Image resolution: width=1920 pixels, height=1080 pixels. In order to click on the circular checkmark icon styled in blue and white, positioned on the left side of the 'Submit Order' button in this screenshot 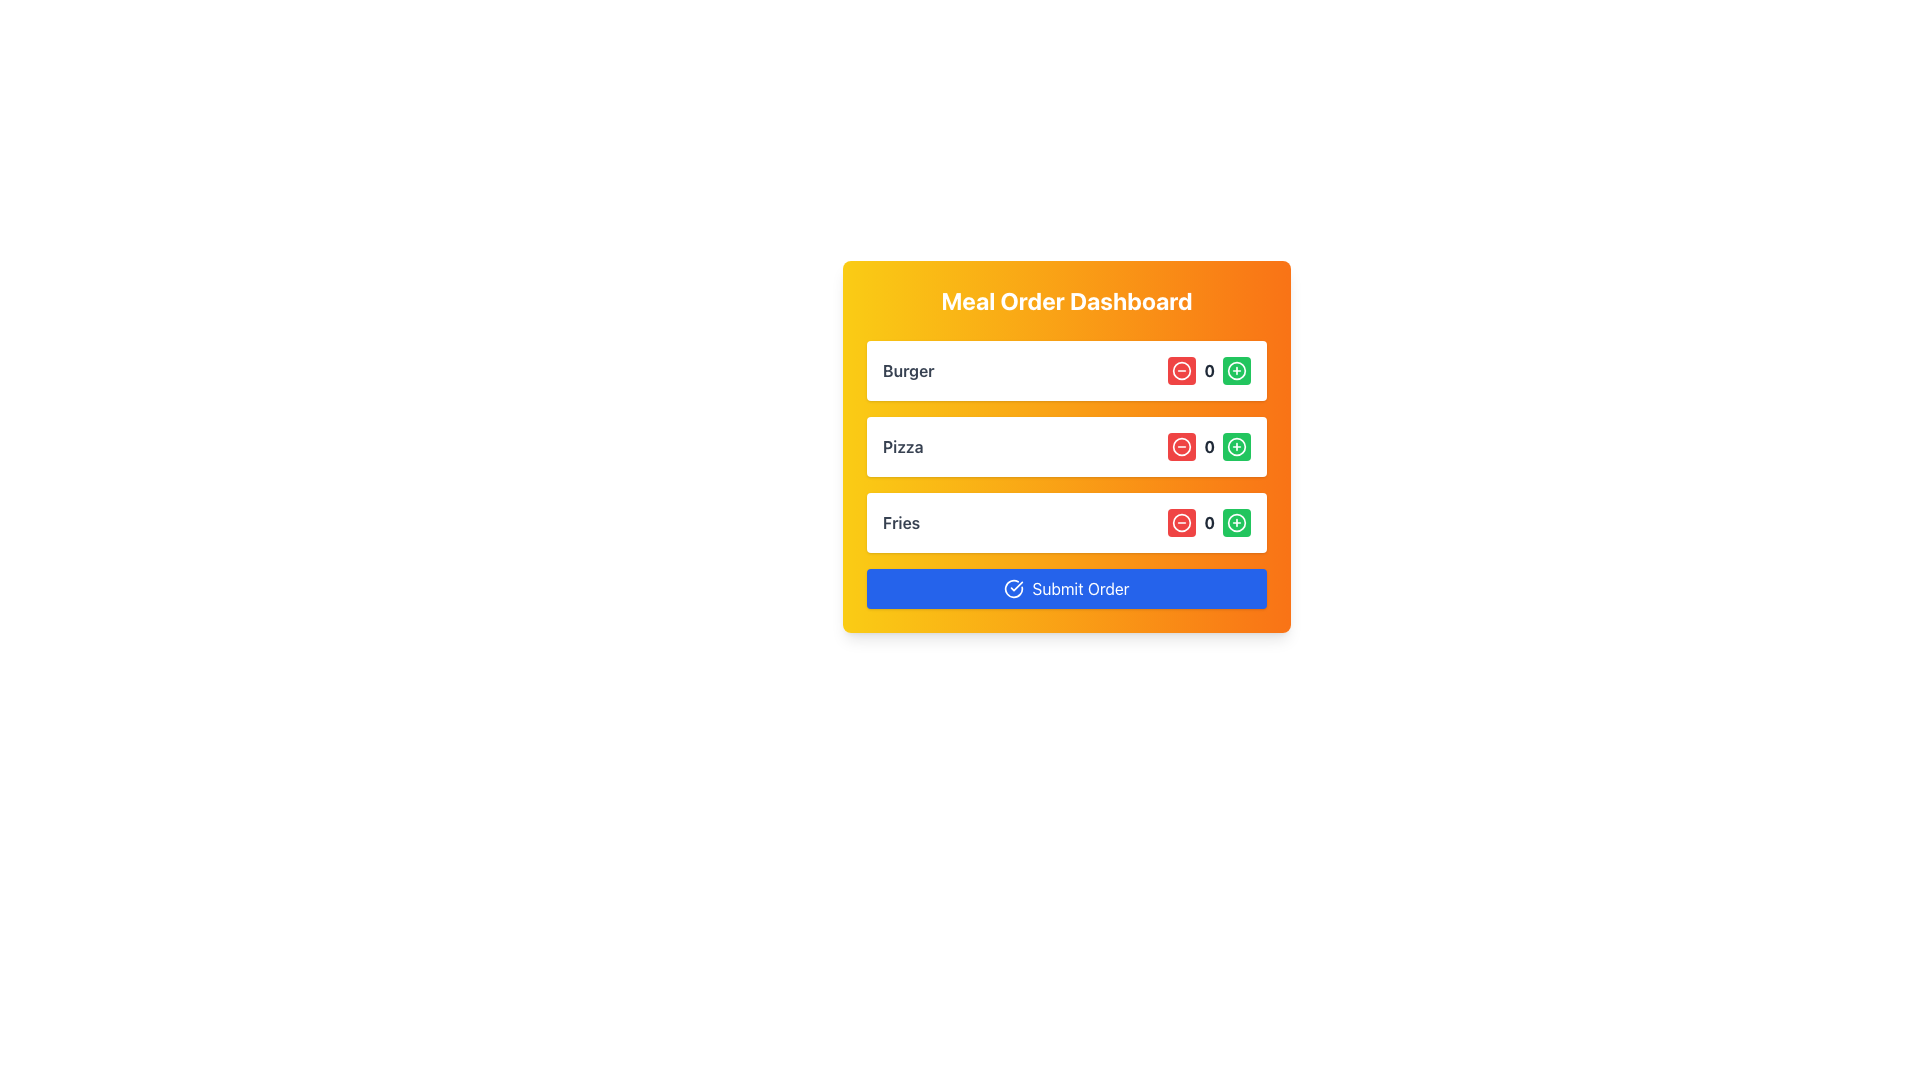, I will do `click(1014, 588)`.